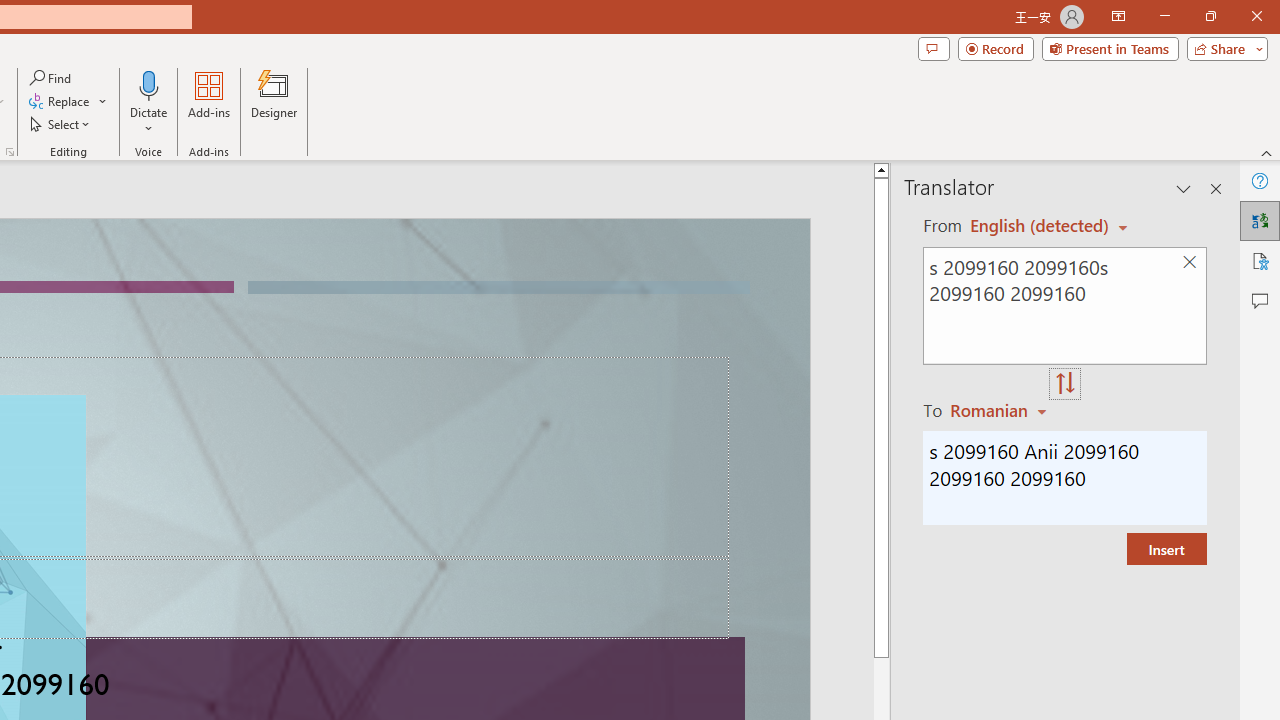 The image size is (1280, 720). I want to click on 'Swap "from" and "to" languages.', so click(1064, 384).